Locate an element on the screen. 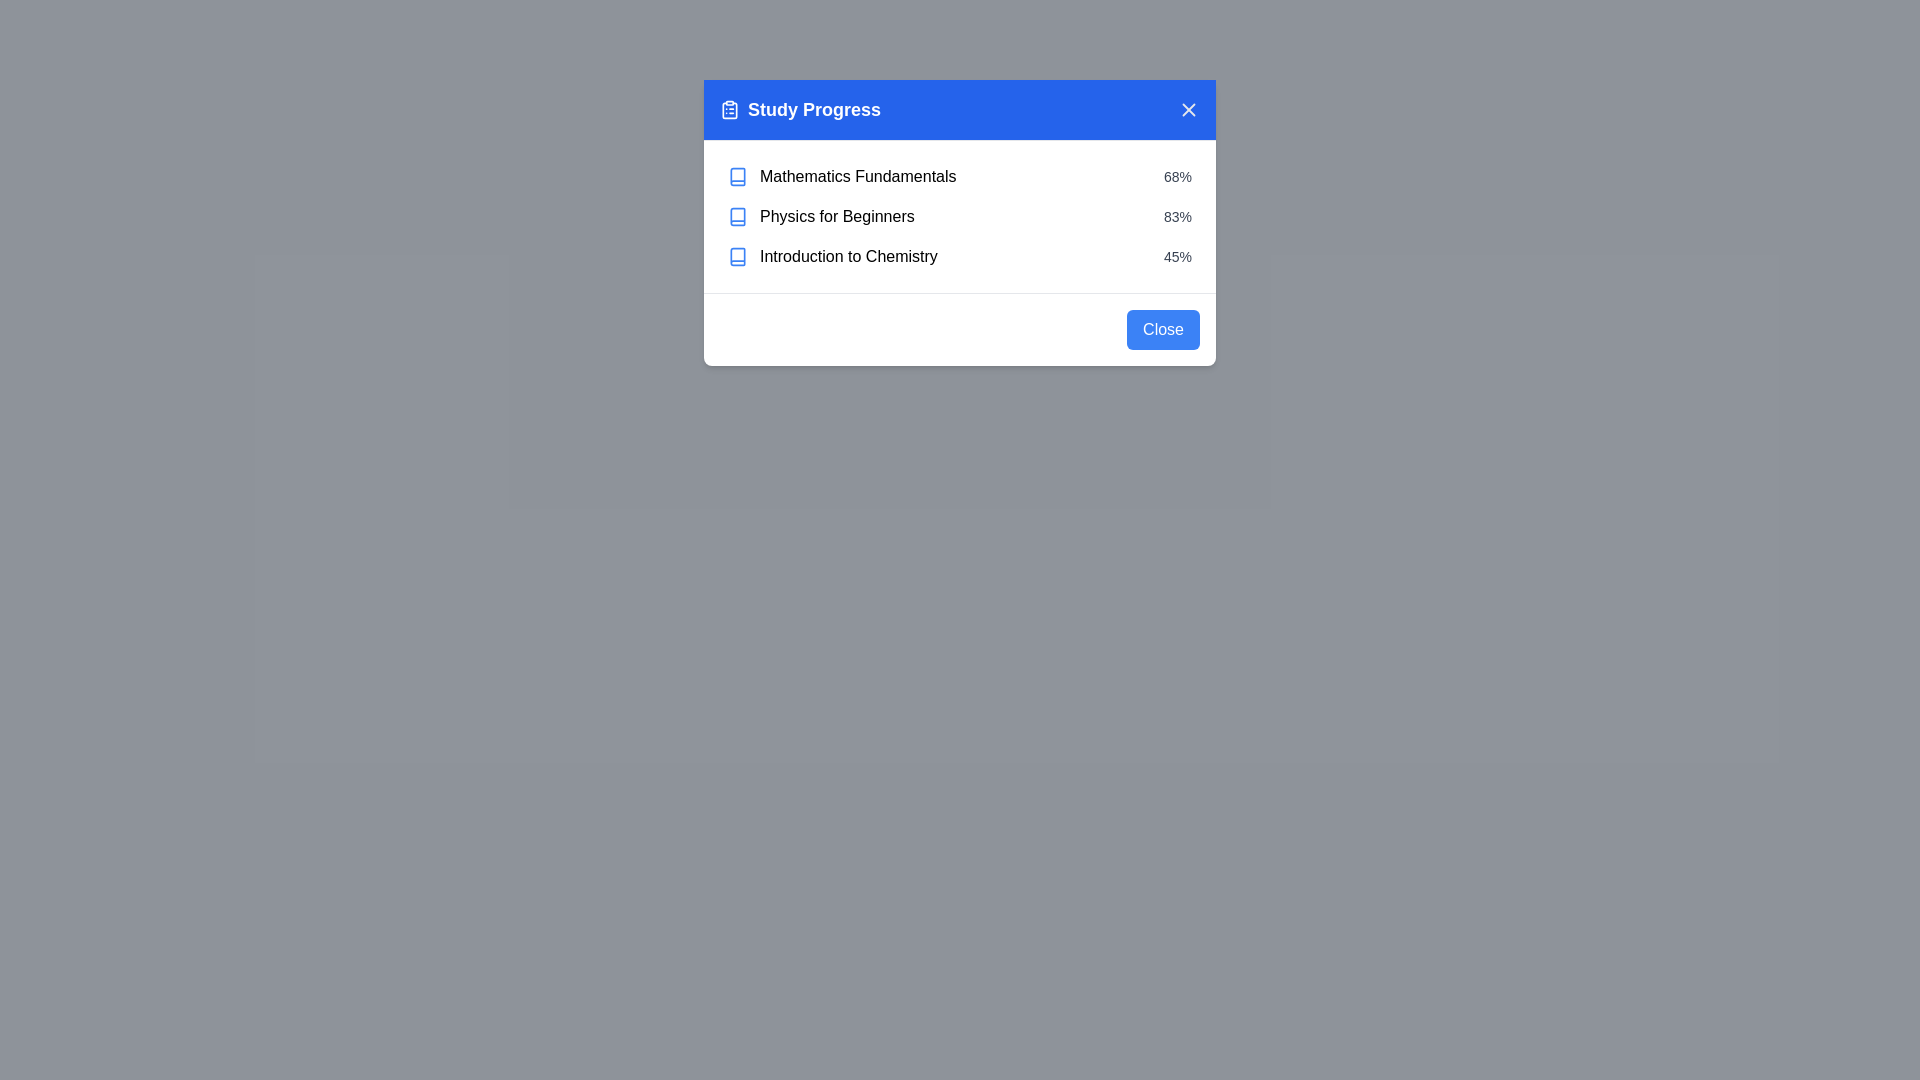 The width and height of the screenshot is (1920, 1080). on the list item titled 'Mathematics Fundamentals', which is the topmost item in the 'Study Progress' section is located at coordinates (960, 176).